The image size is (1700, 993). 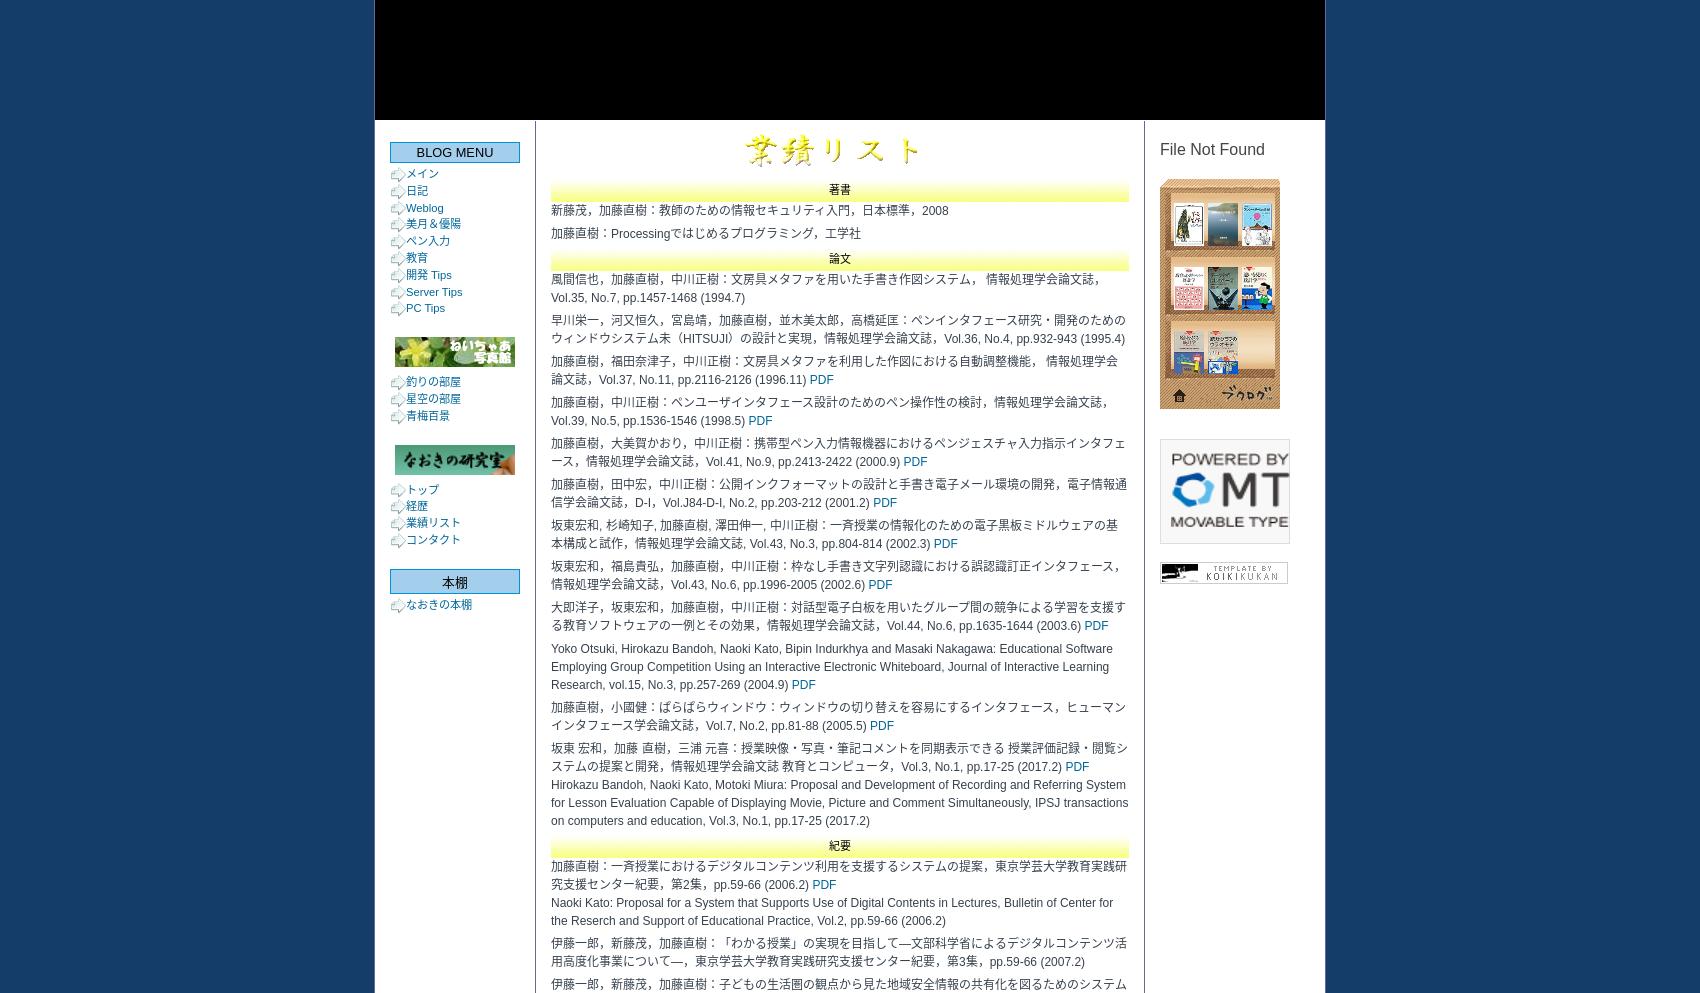 I want to click on '加藤直樹：一斉授業におけるデジタルコンテンツ利用を支援するシステムの提案，東京学芸大学教育実践研究支援センター紀要，第2集，pp.59-66 (2006.2)', so click(x=837, y=875).